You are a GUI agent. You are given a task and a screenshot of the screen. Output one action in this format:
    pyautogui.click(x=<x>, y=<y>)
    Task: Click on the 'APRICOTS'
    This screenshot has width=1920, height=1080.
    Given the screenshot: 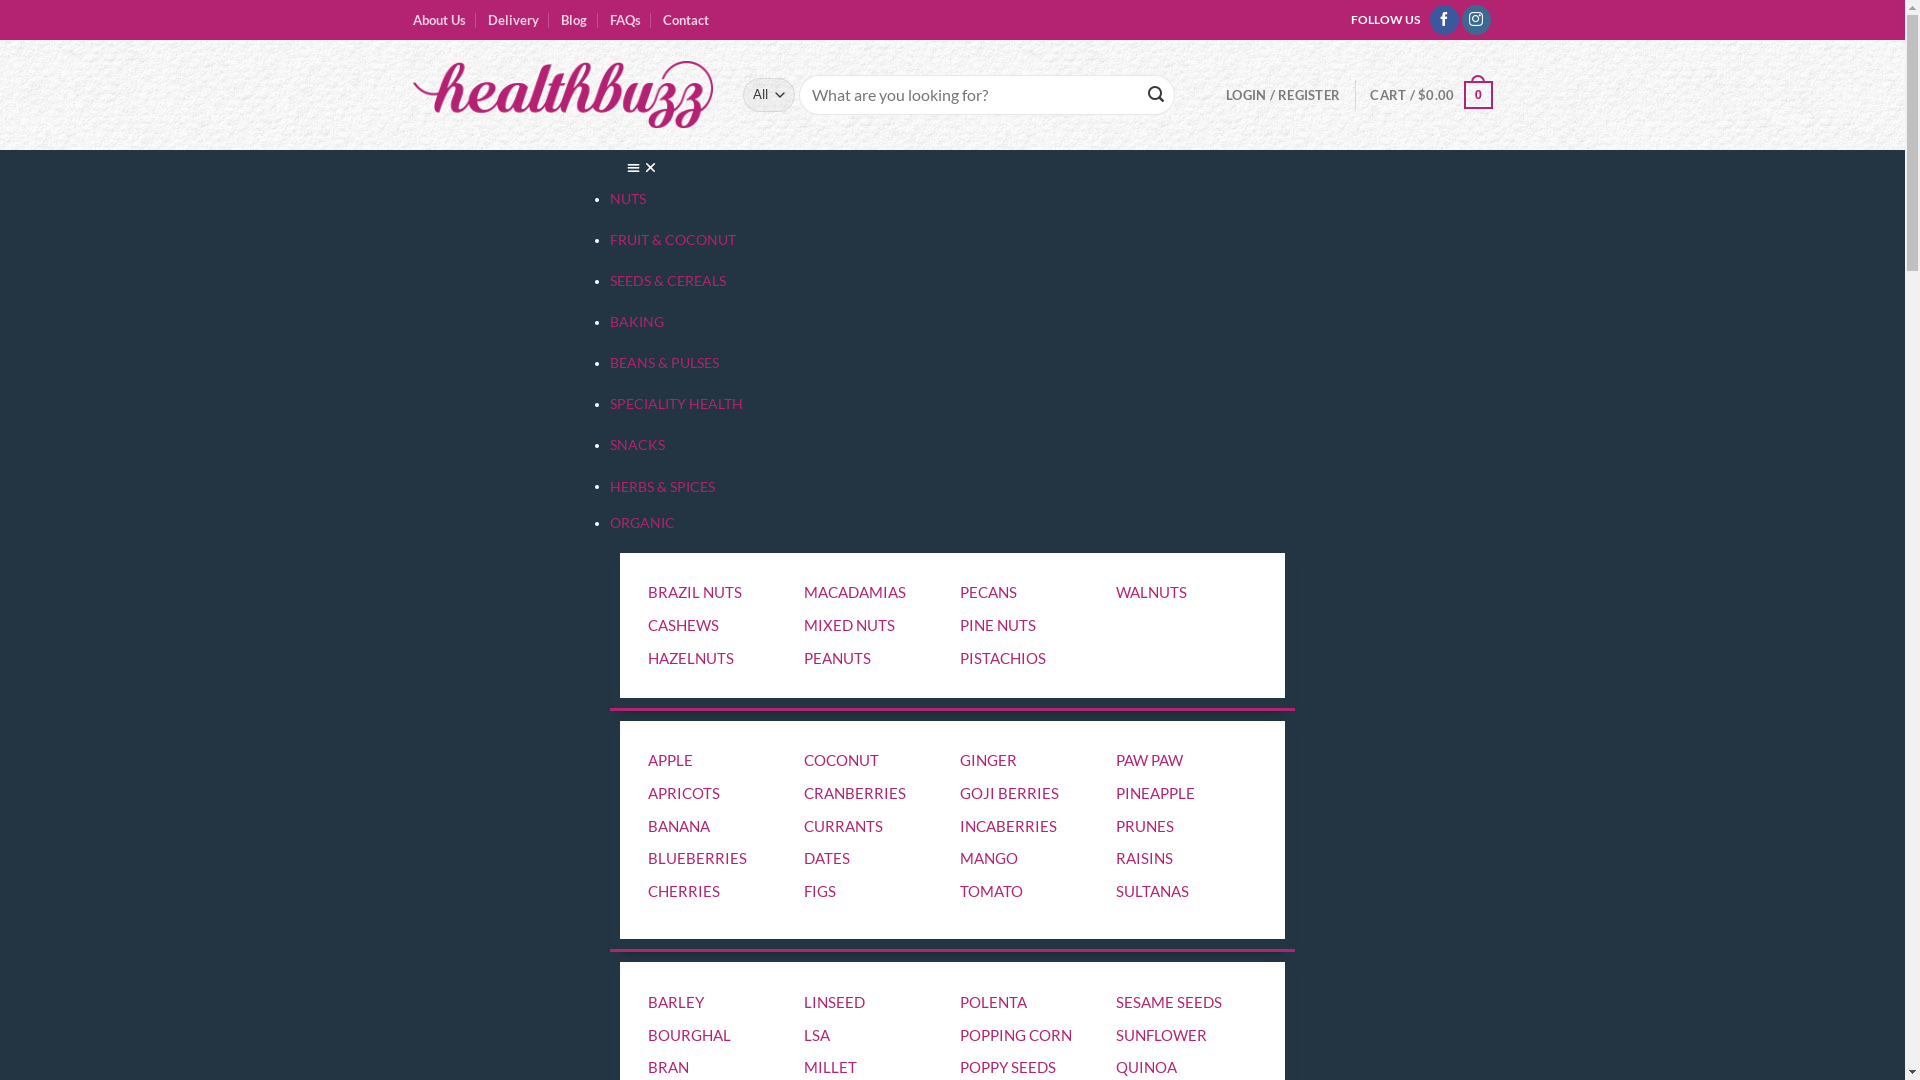 What is the action you would take?
    pyautogui.click(x=684, y=792)
    